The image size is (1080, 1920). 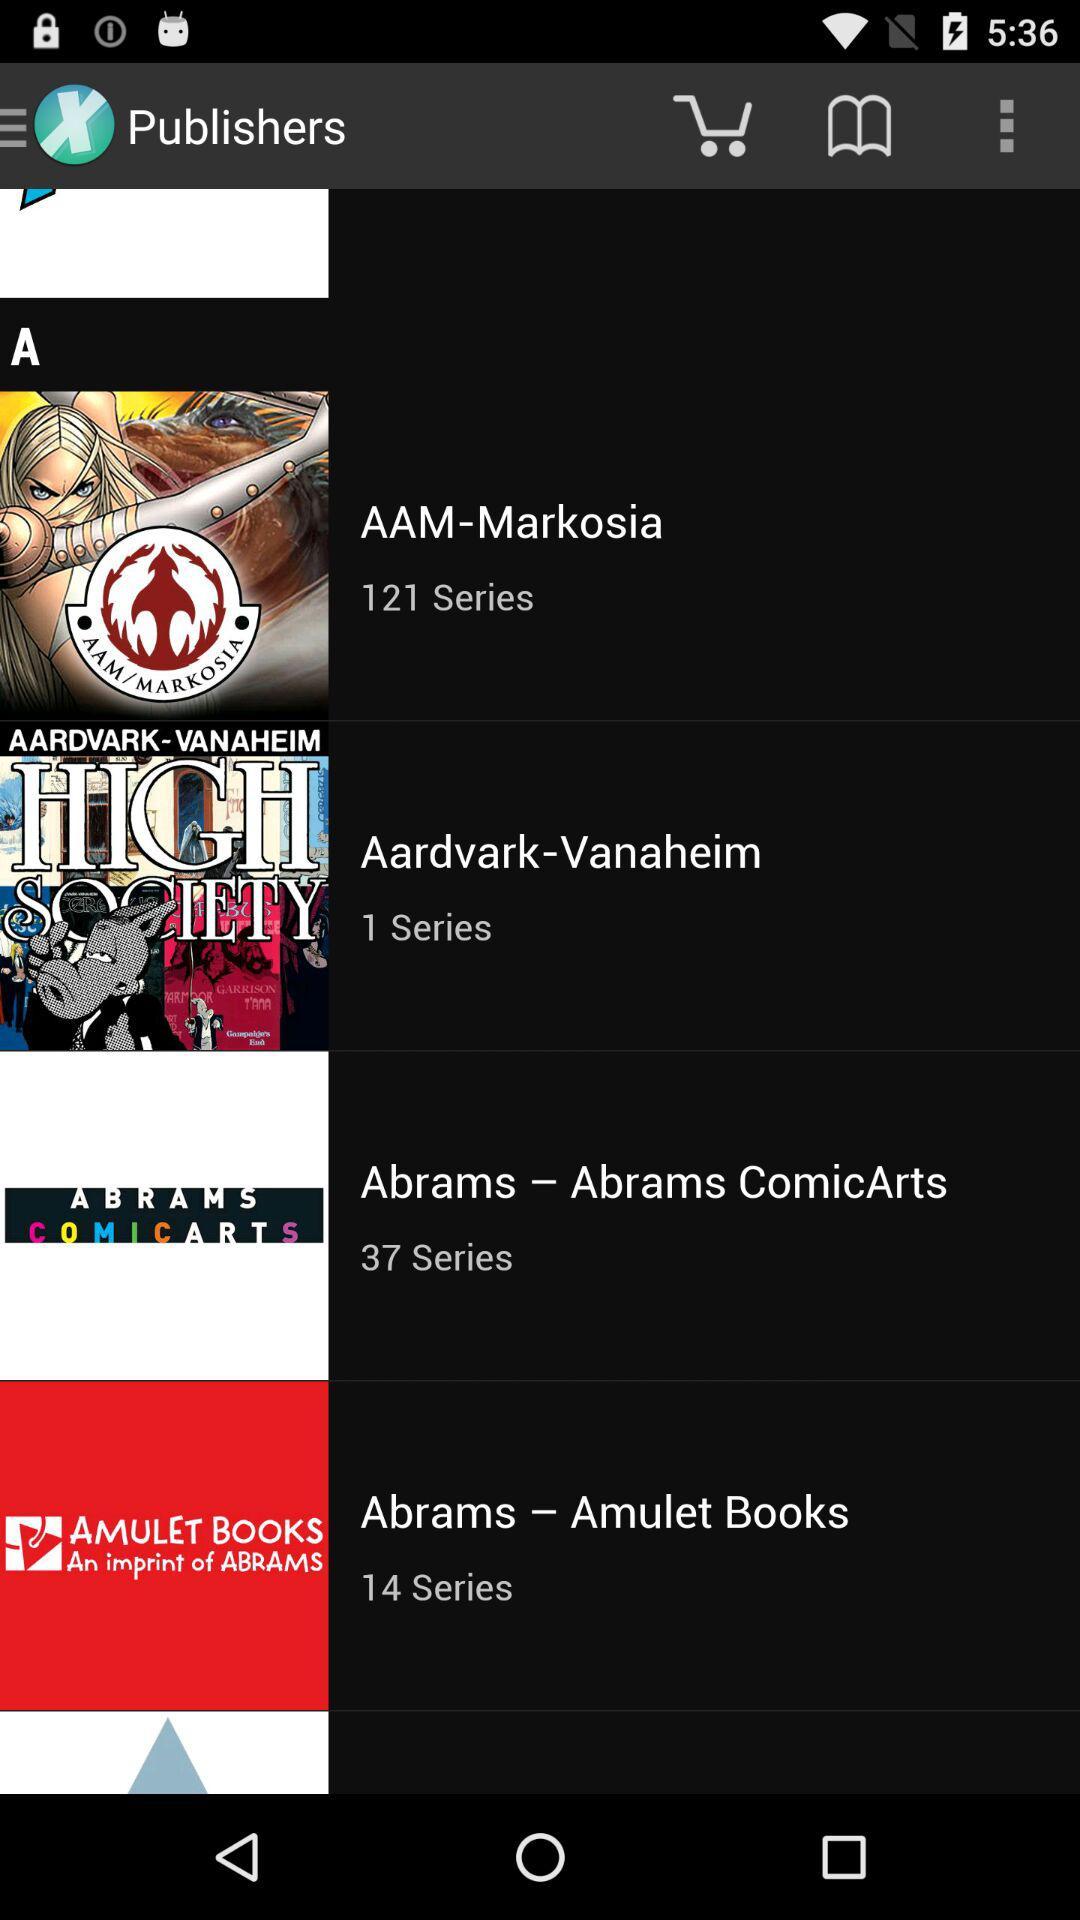 I want to click on icon above the 14 series icon, so click(x=703, y=1510).